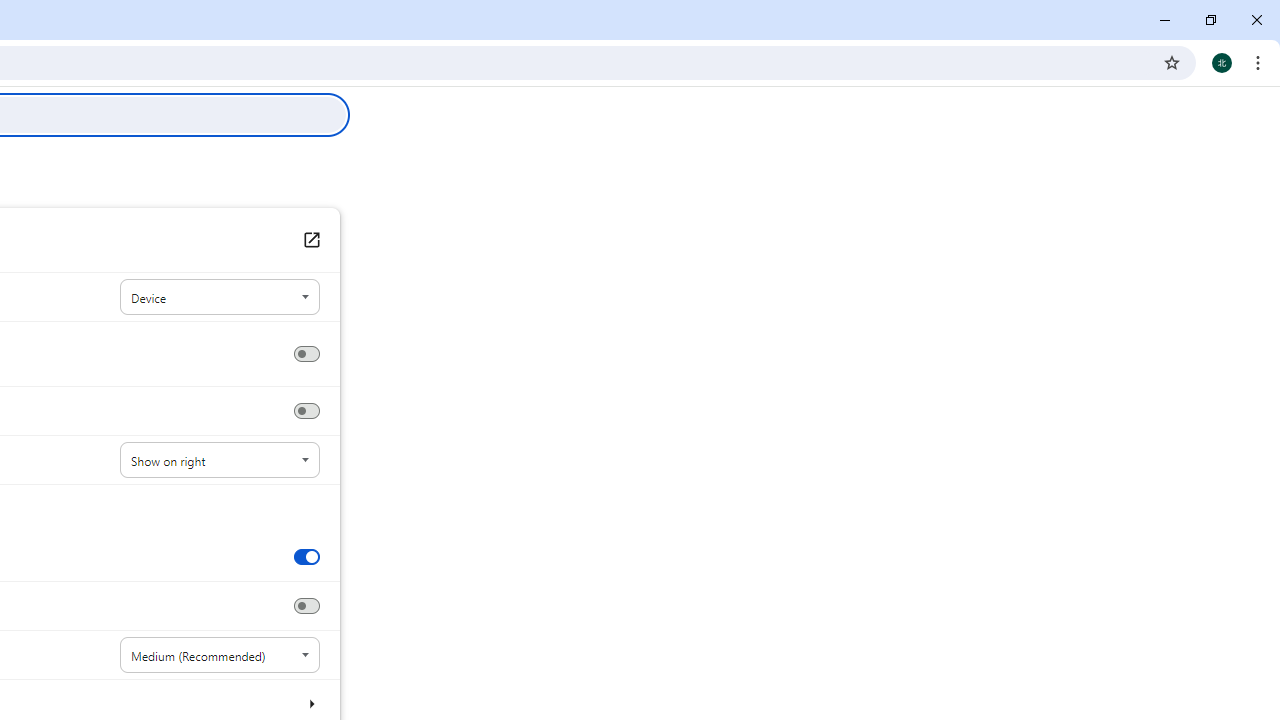  I want to click on 'Show tab memory usage', so click(305, 605).